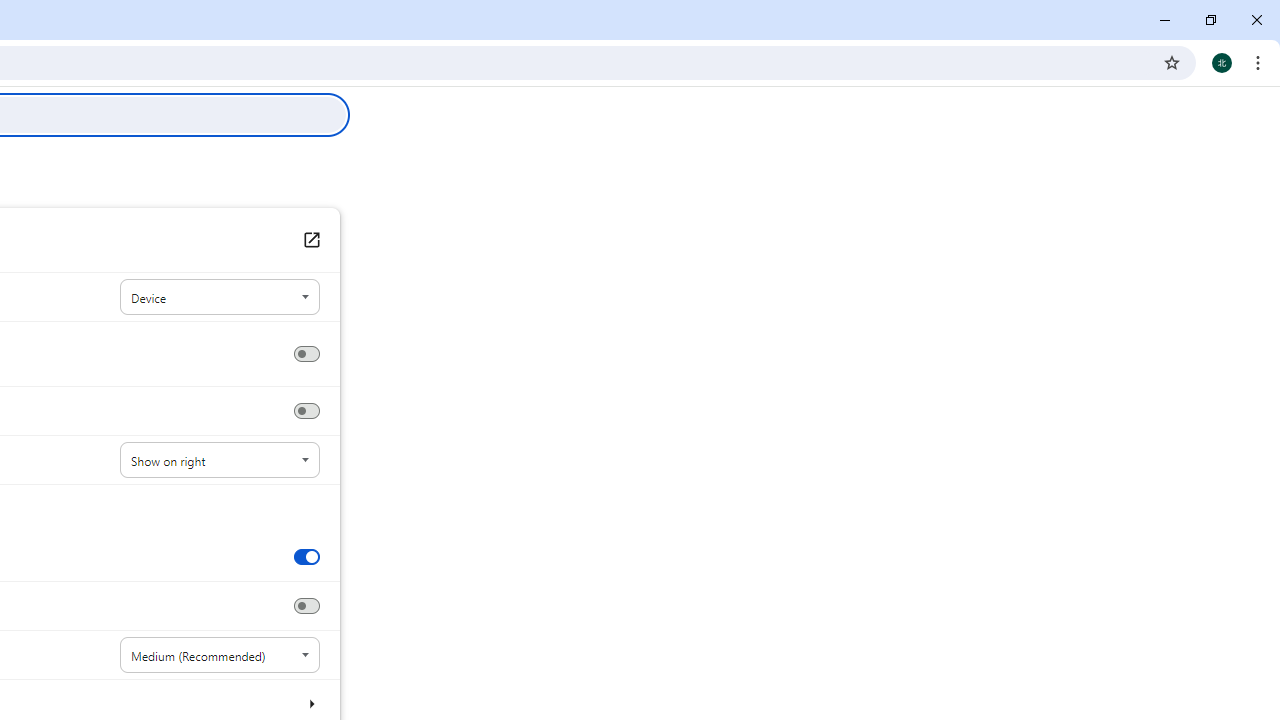  I want to click on 'Show tab memory usage', so click(305, 605).